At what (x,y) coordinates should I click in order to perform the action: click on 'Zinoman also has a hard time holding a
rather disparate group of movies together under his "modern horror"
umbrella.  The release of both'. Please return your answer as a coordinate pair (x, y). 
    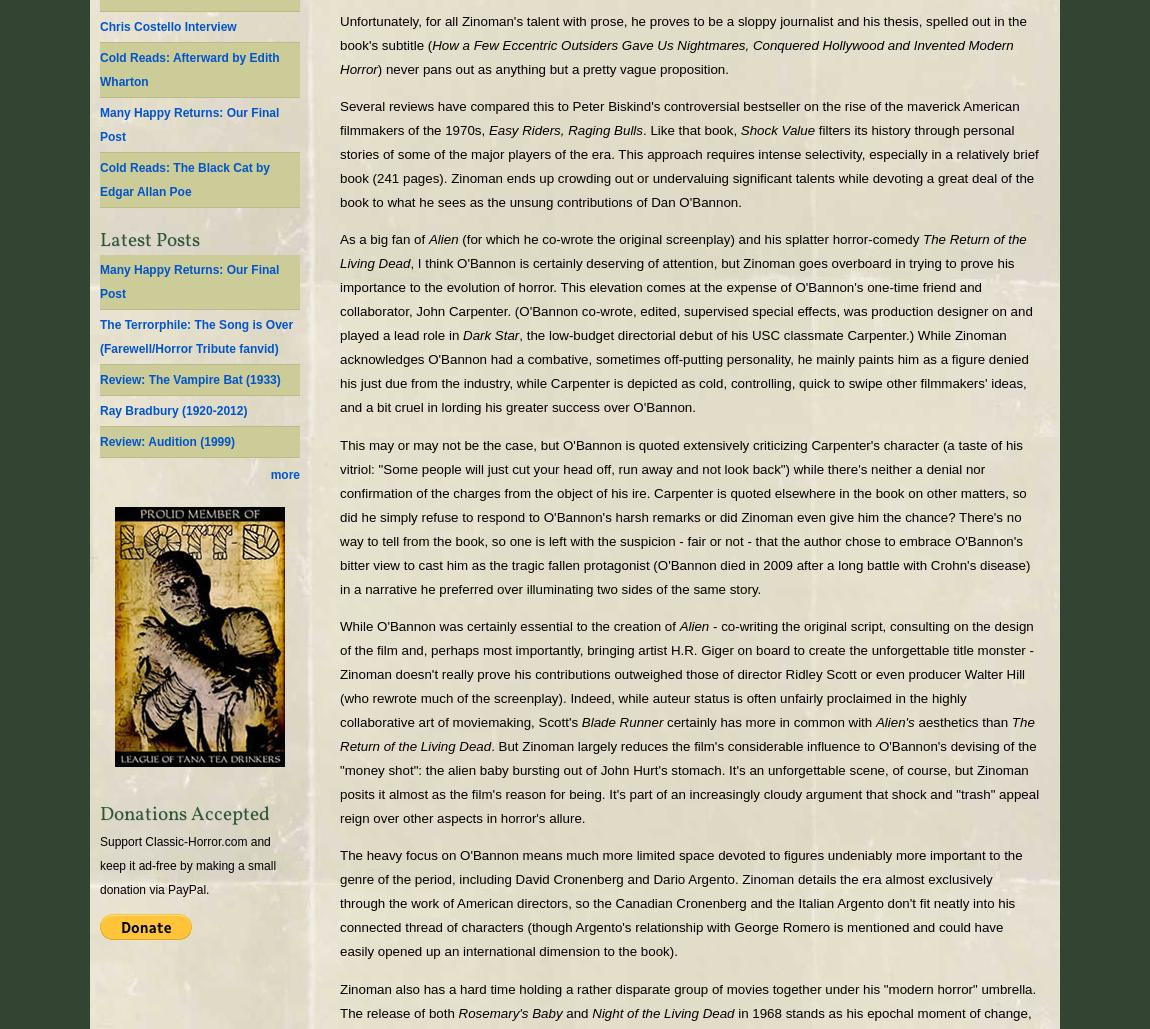
    Looking at the image, I should click on (687, 999).